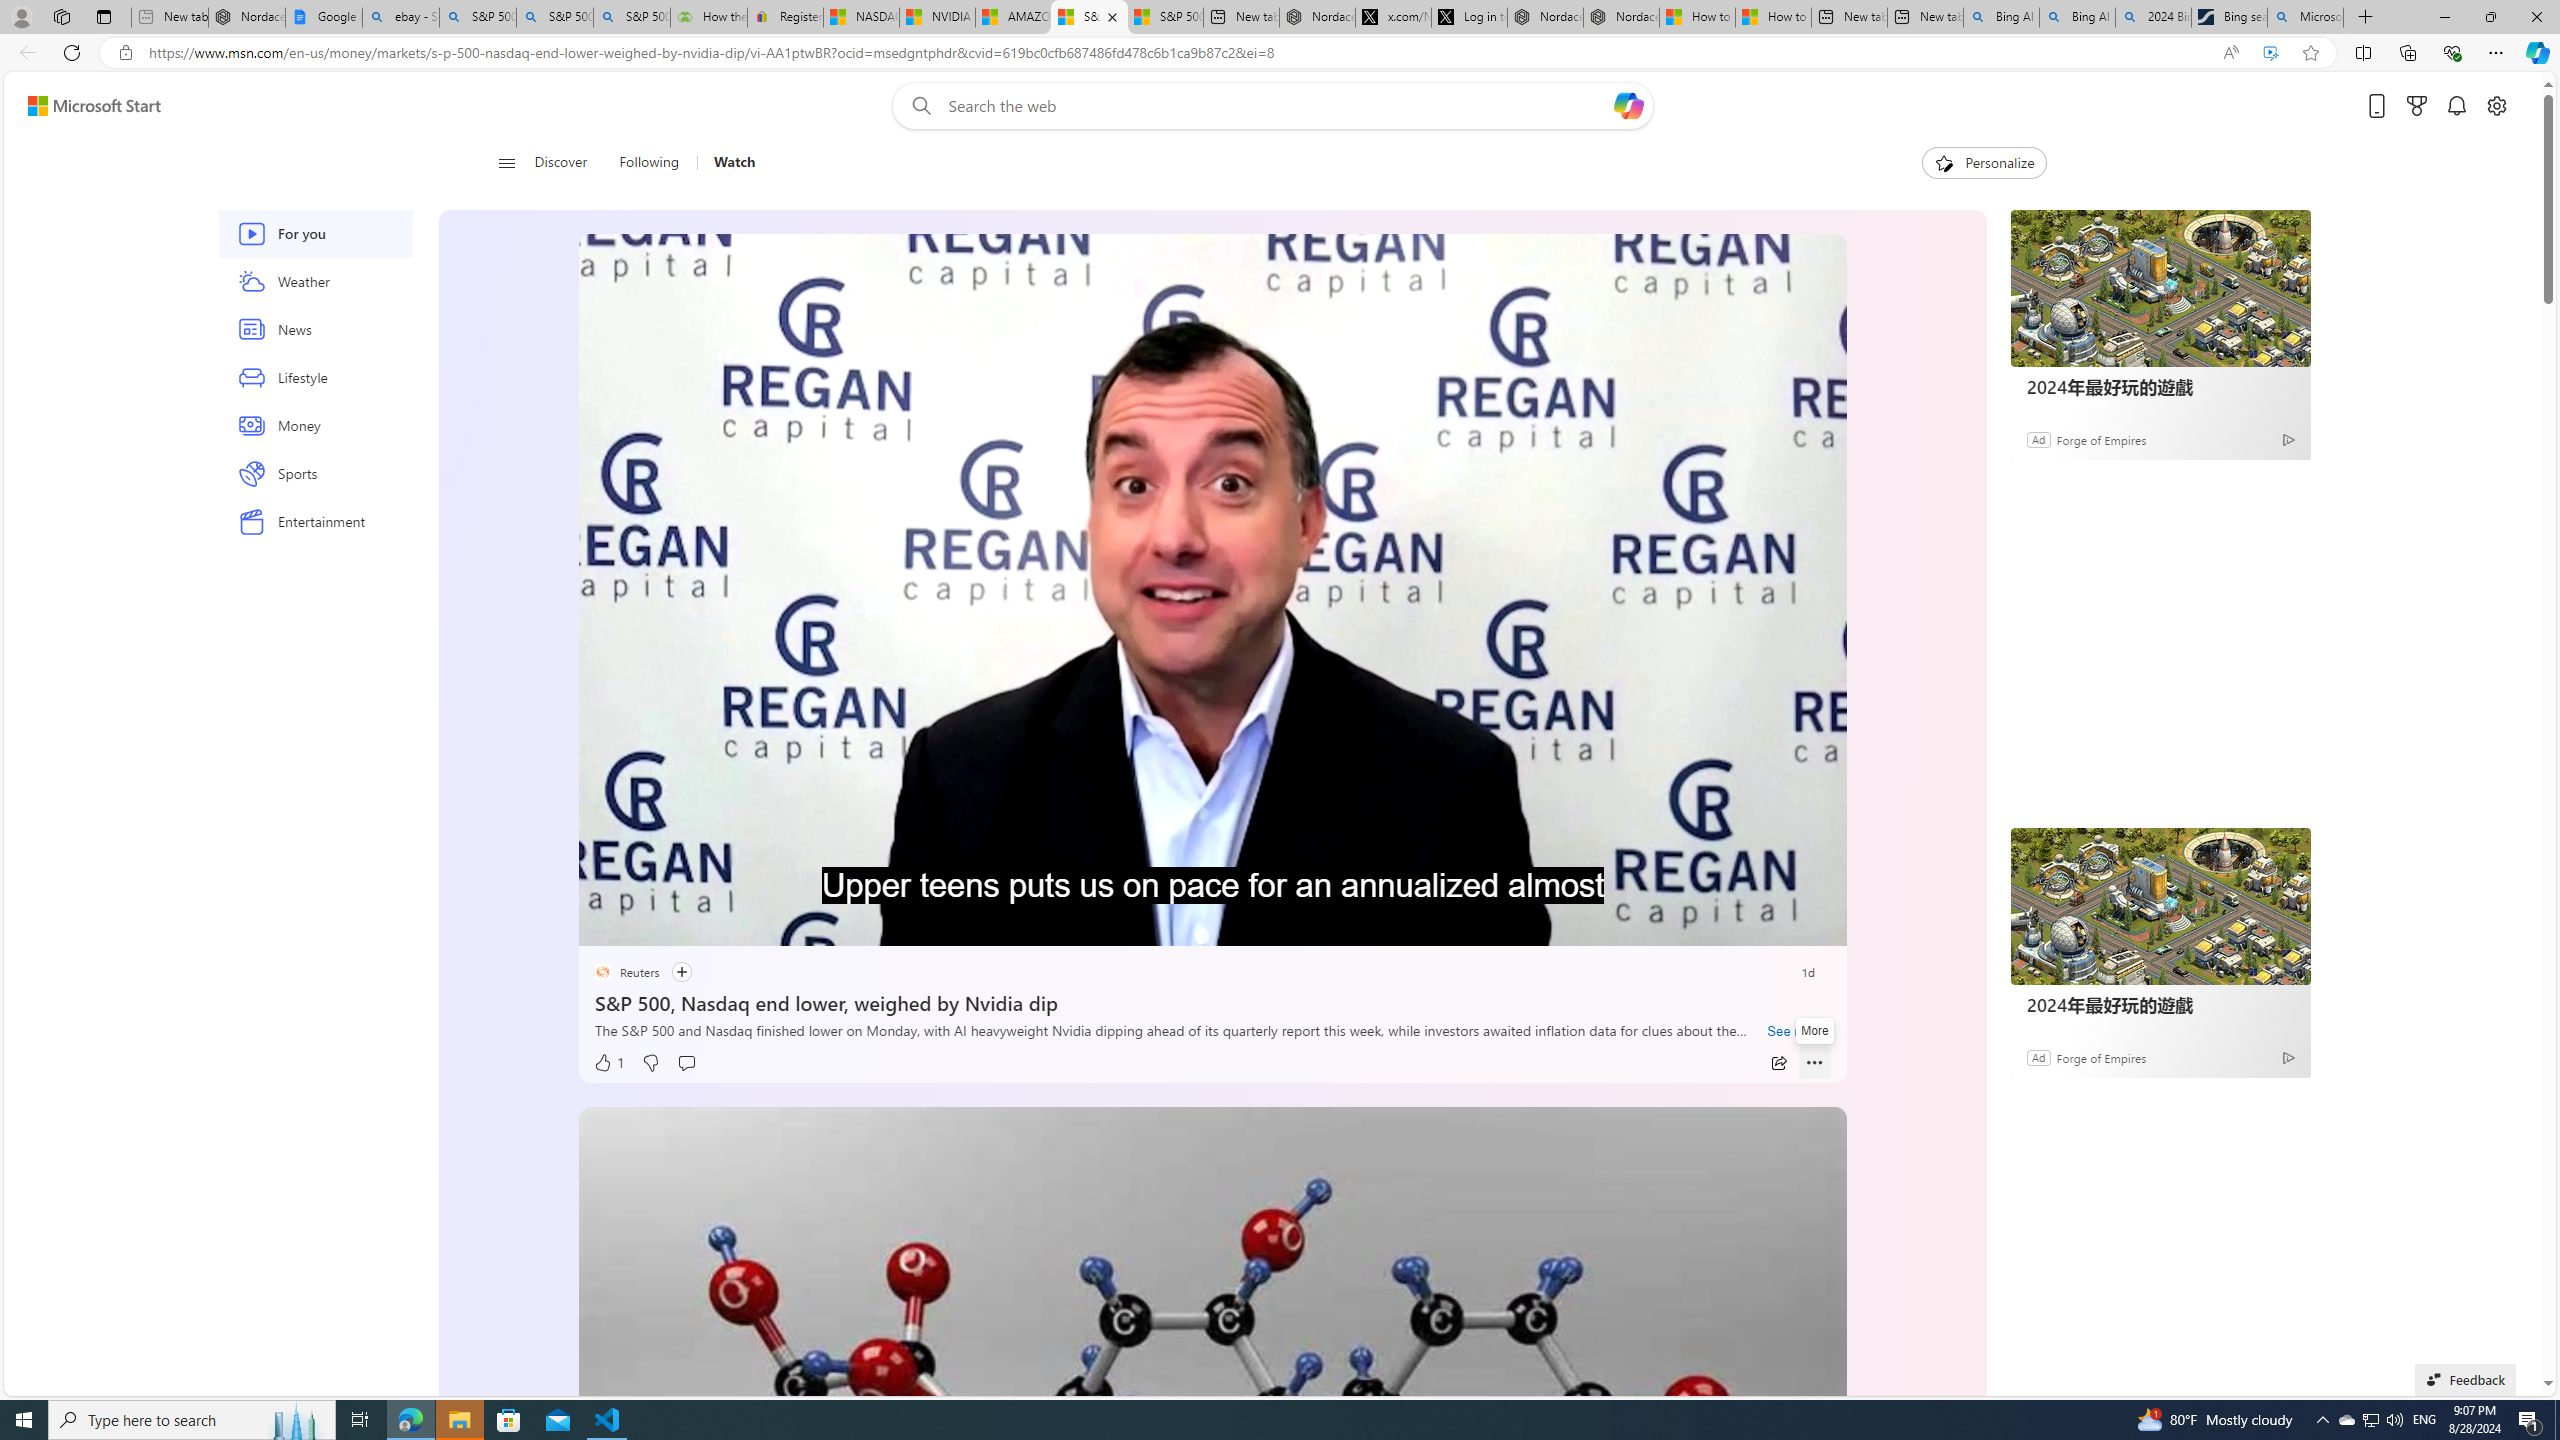  Describe the element at coordinates (2099, 1056) in the screenshot. I see `'Forge of Empires'` at that location.